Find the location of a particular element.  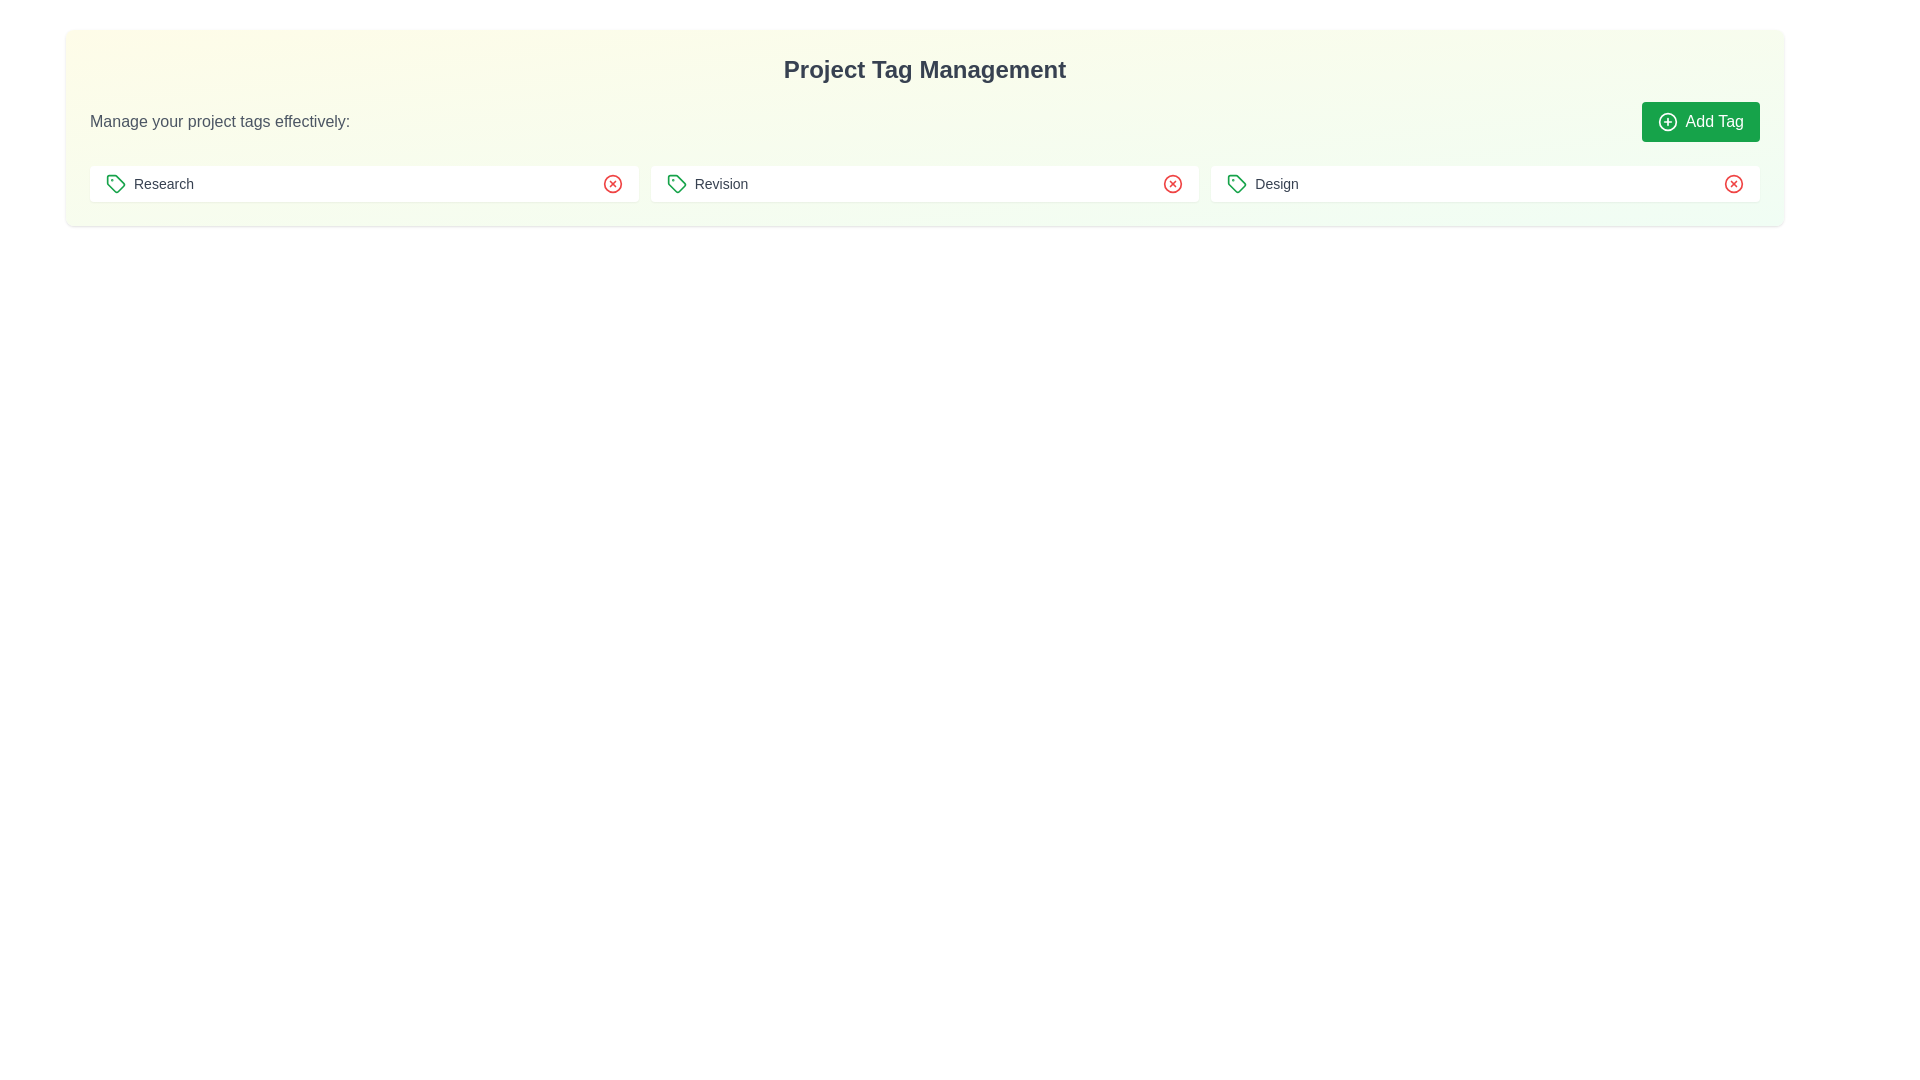

the 'Revision' tag label with the green icon is located at coordinates (707, 184).